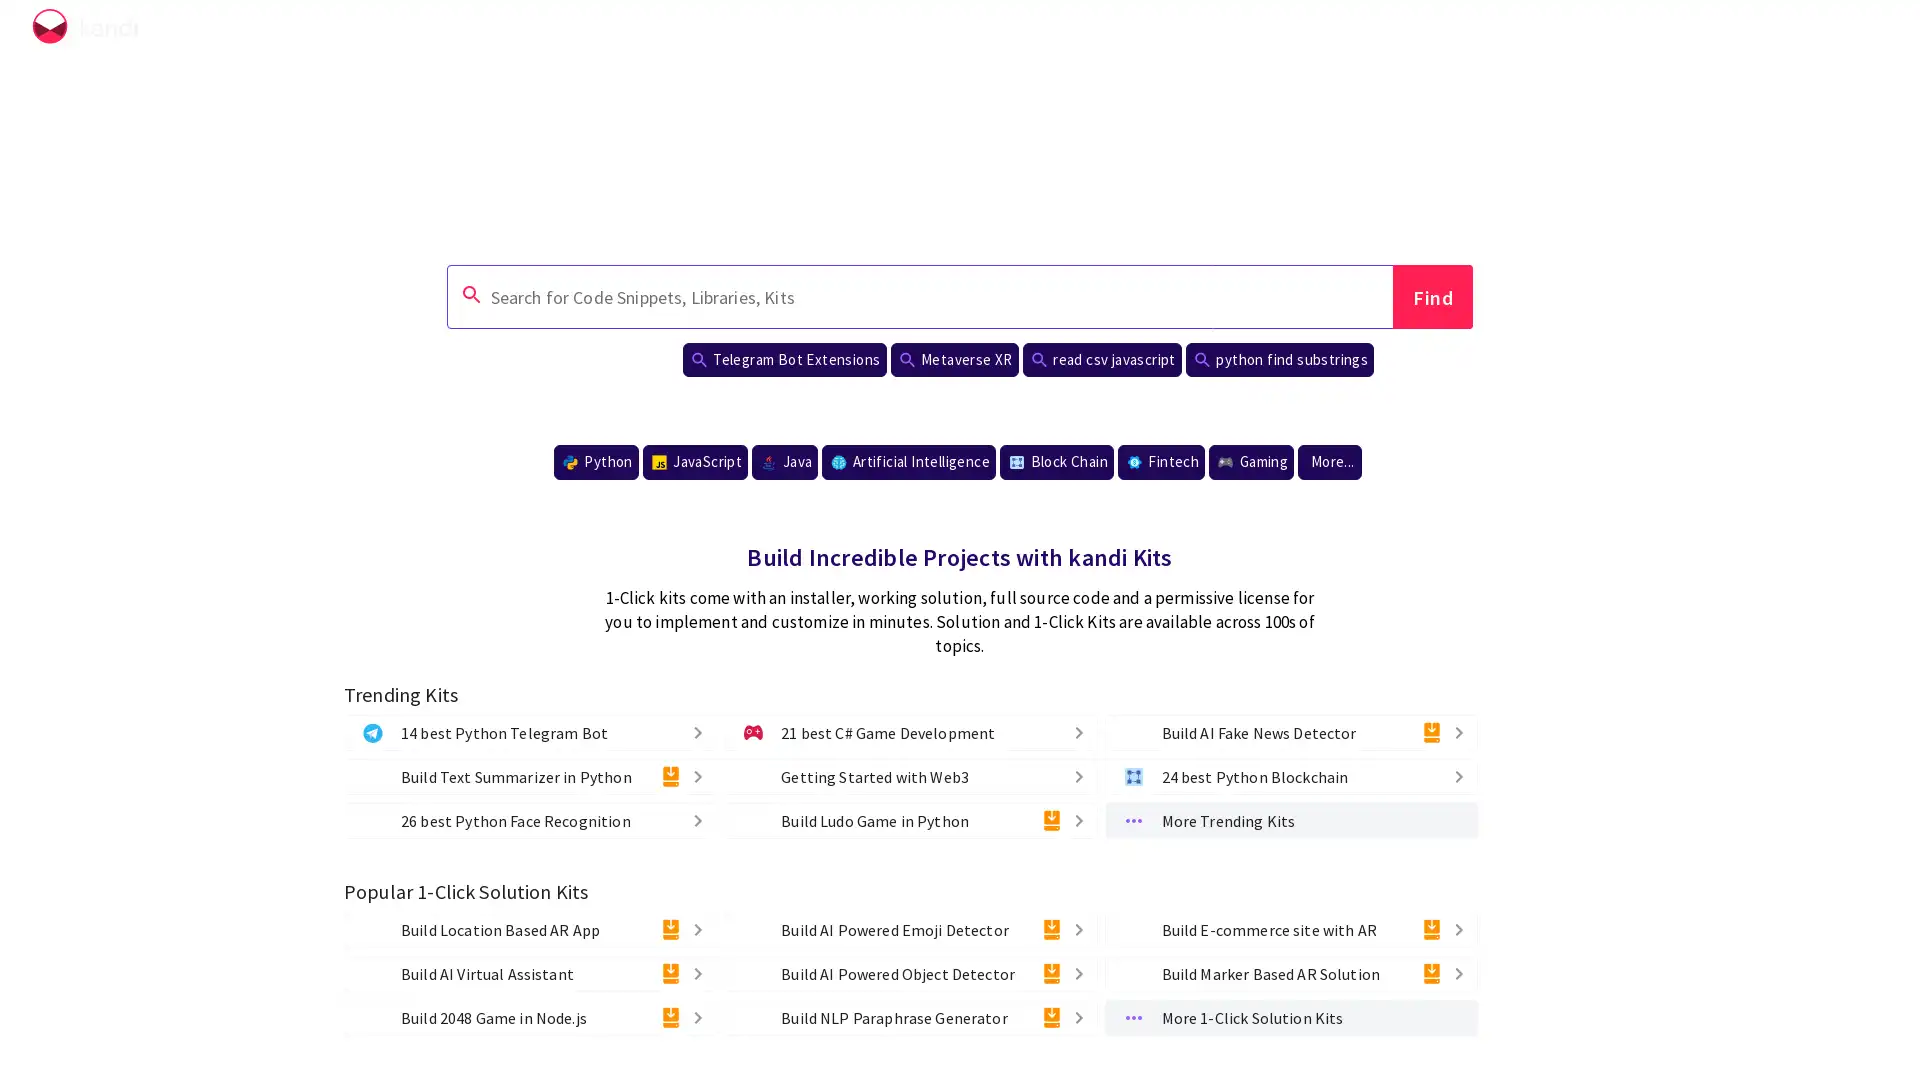 Image resolution: width=1920 pixels, height=1080 pixels. I want to click on delete, so click(1077, 971).